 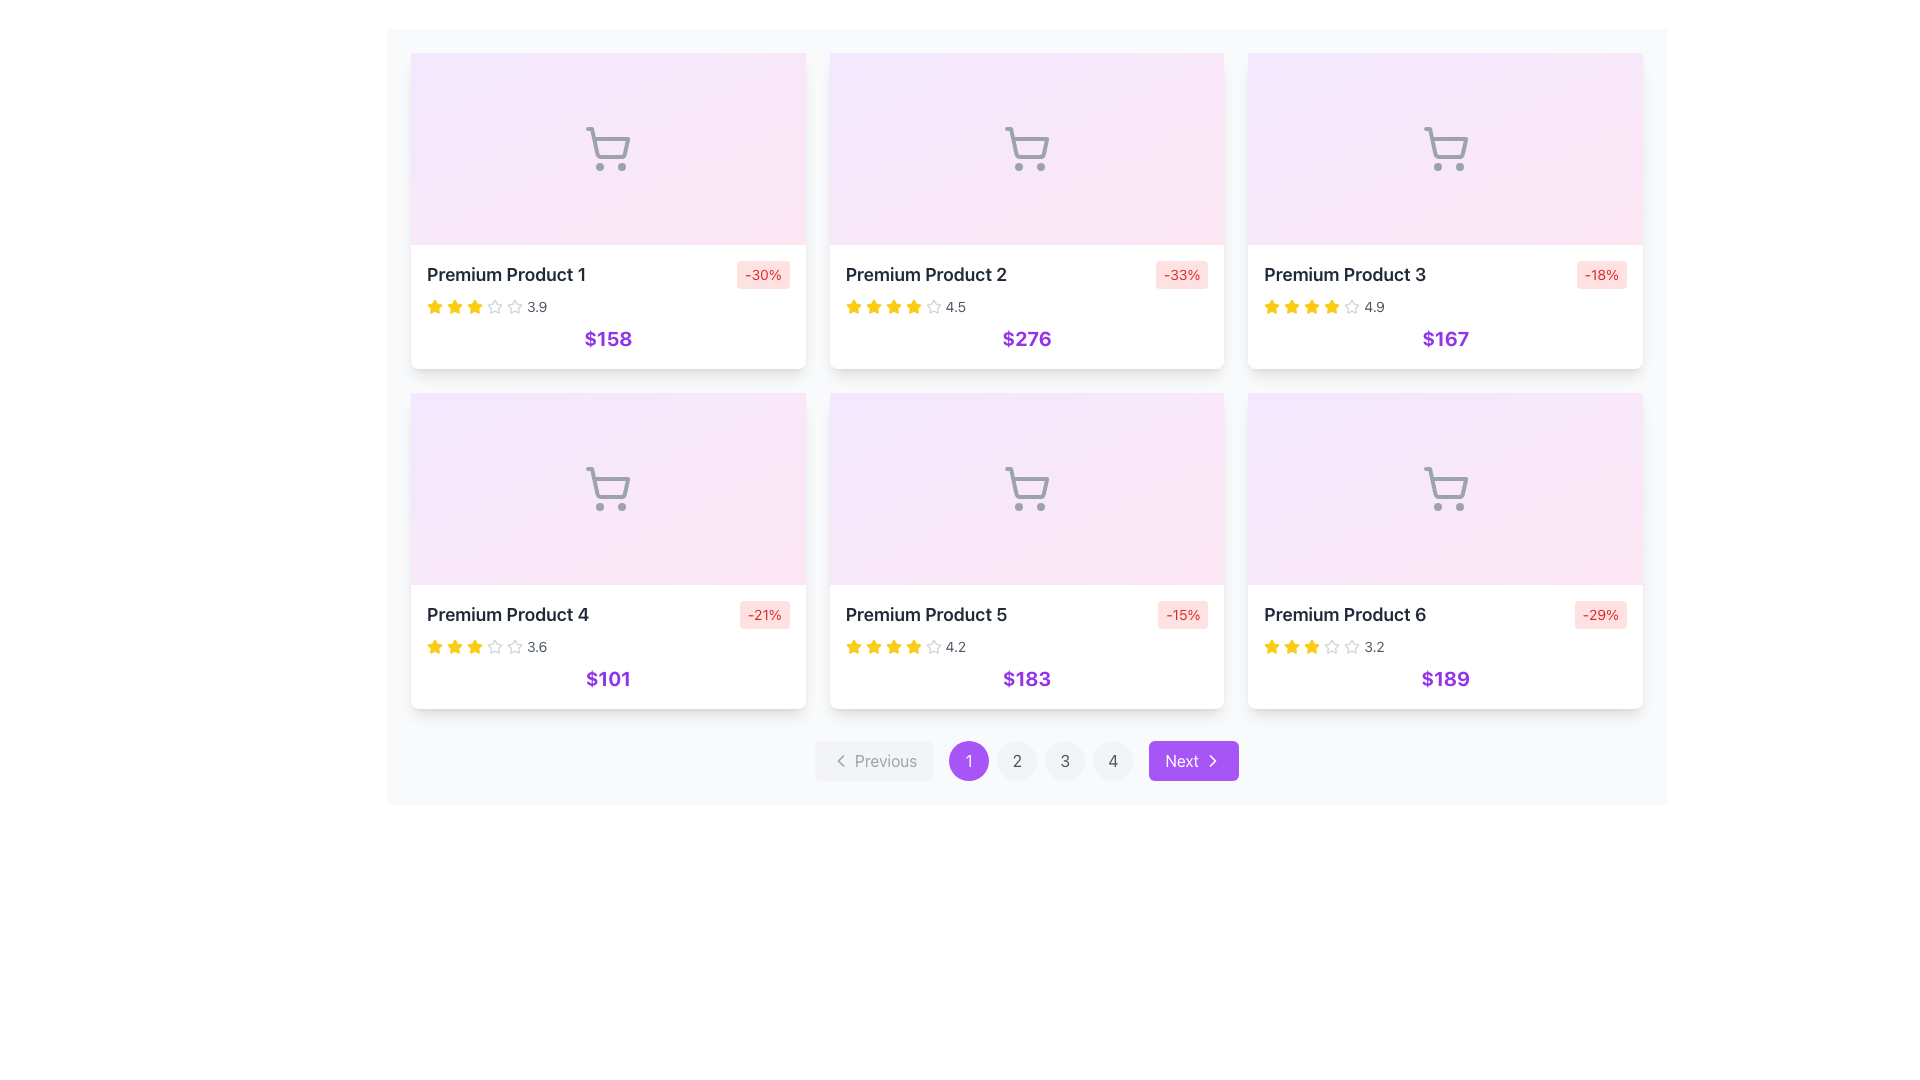 What do you see at coordinates (1373, 647) in the screenshot?
I see `the Text label displaying '3.2', which is styled in a small, gray font and is located to the right of the rating stars in the last product card of the second row` at bounding box center [1373, 647].